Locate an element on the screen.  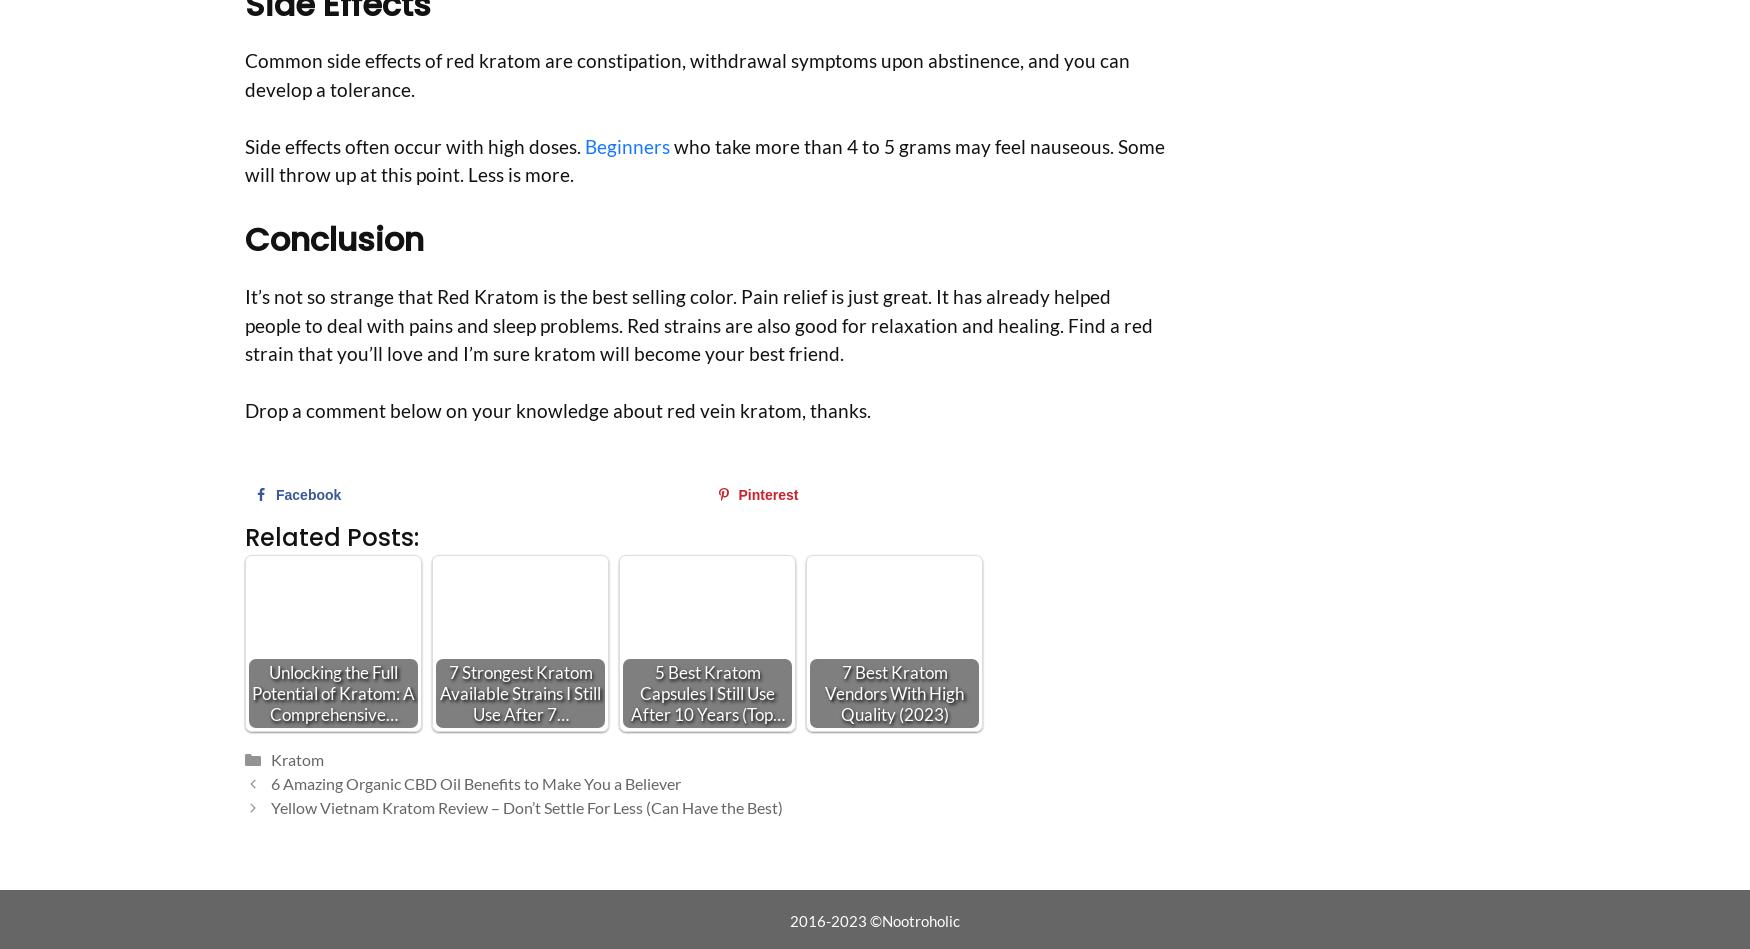
'who take more than 4 to 5 grams may feel nauseous. Some will throw up at this point. Less is more.' is located at coordinates (245, 159).